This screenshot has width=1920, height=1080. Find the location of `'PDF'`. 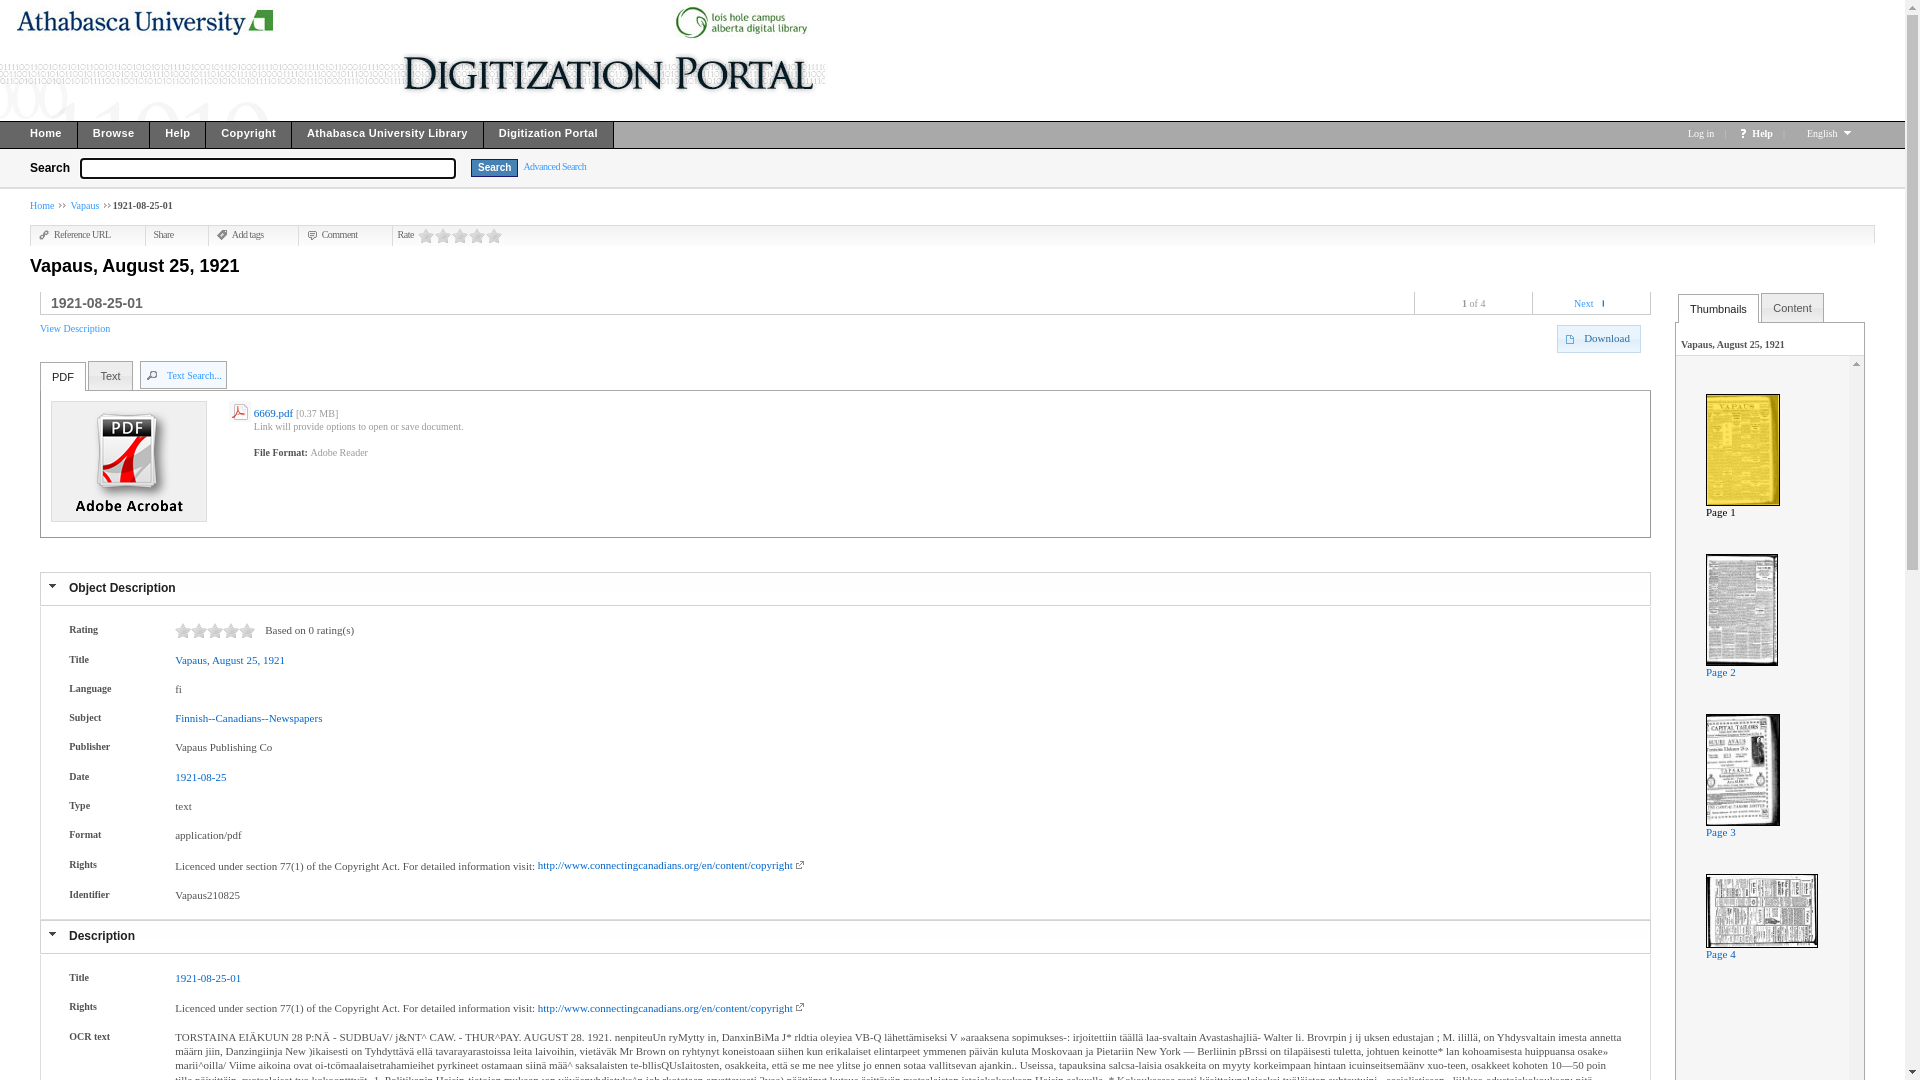

'PDF' is located at coordinates (62, 377).